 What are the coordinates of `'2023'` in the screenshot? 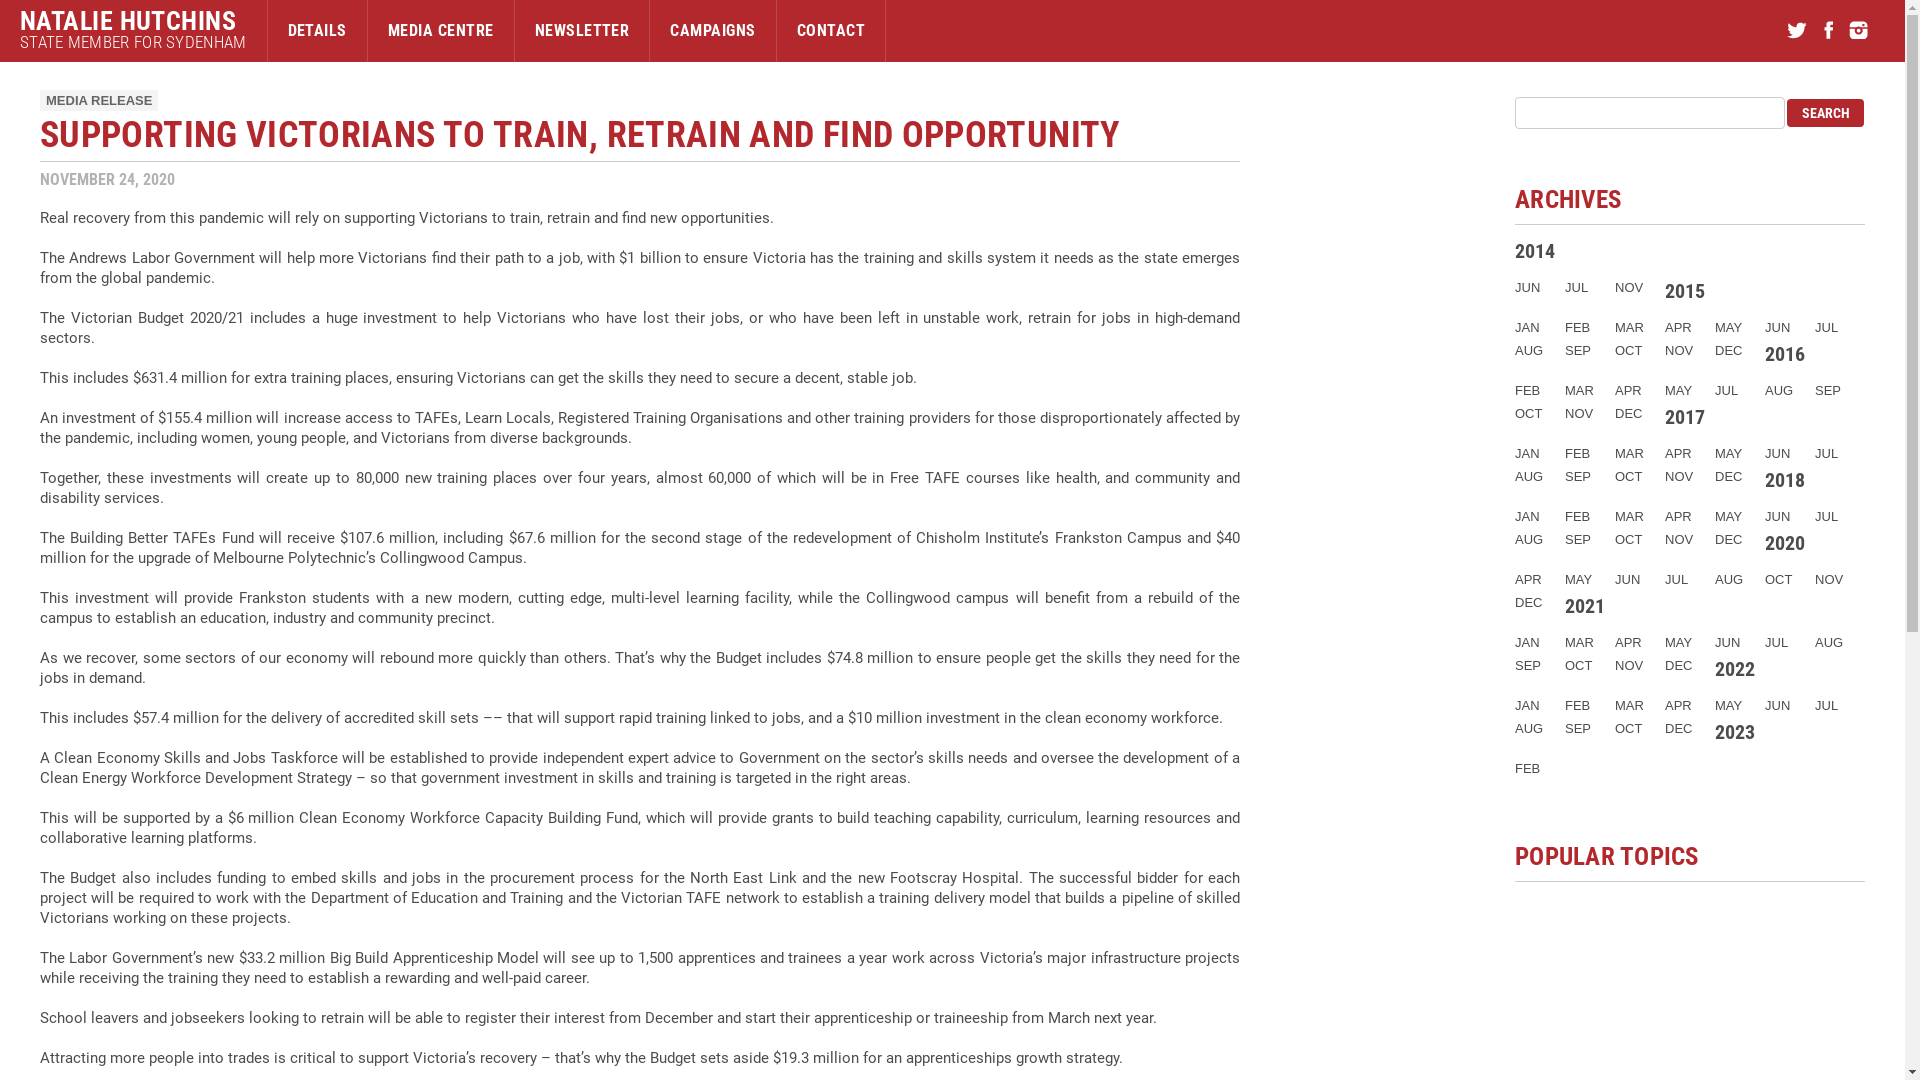 It's located at (1733, 732).